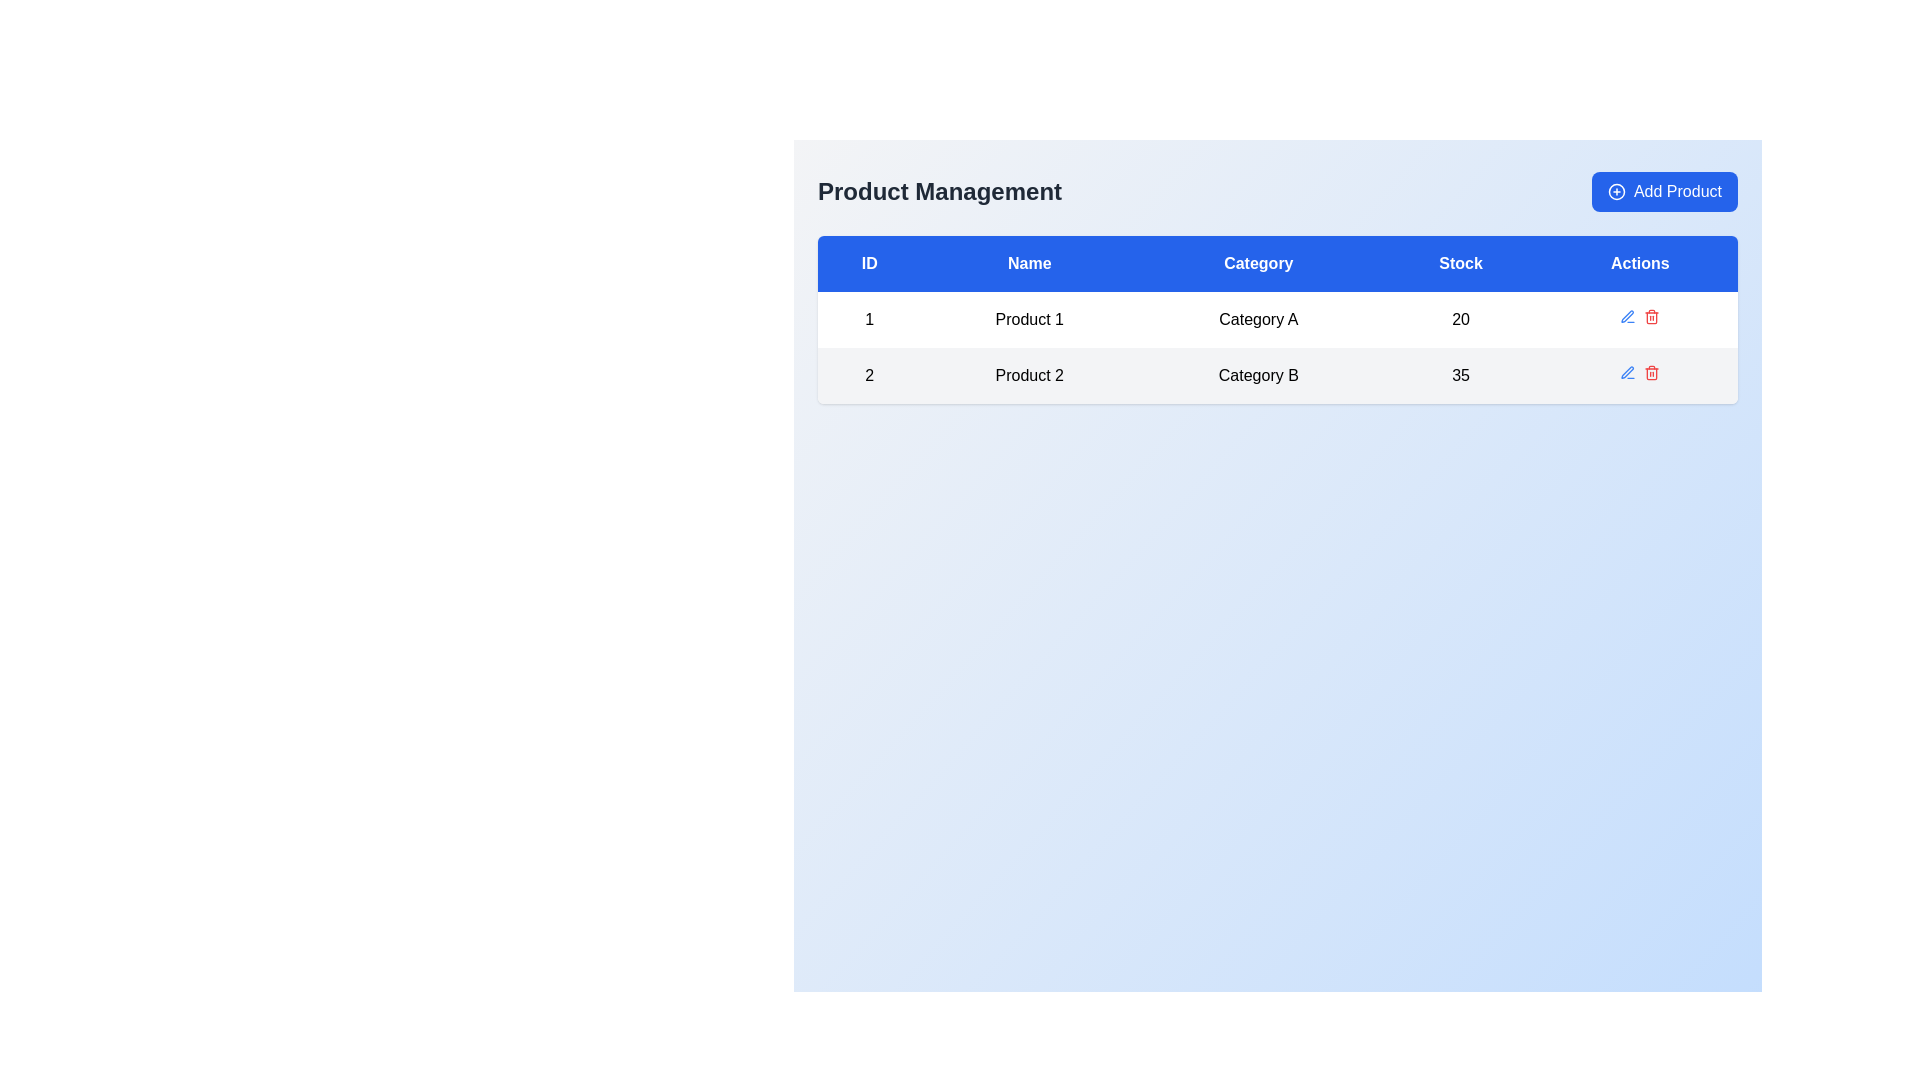 The image size is (1920, 1080). Describe the element at coordinates (1461, 375) in the screenshot. I see `the Text label displaying the numeric value '35' in bold font, located in the fourth column of the second row in the 'Stock' column for 'Product 2'` at that location.